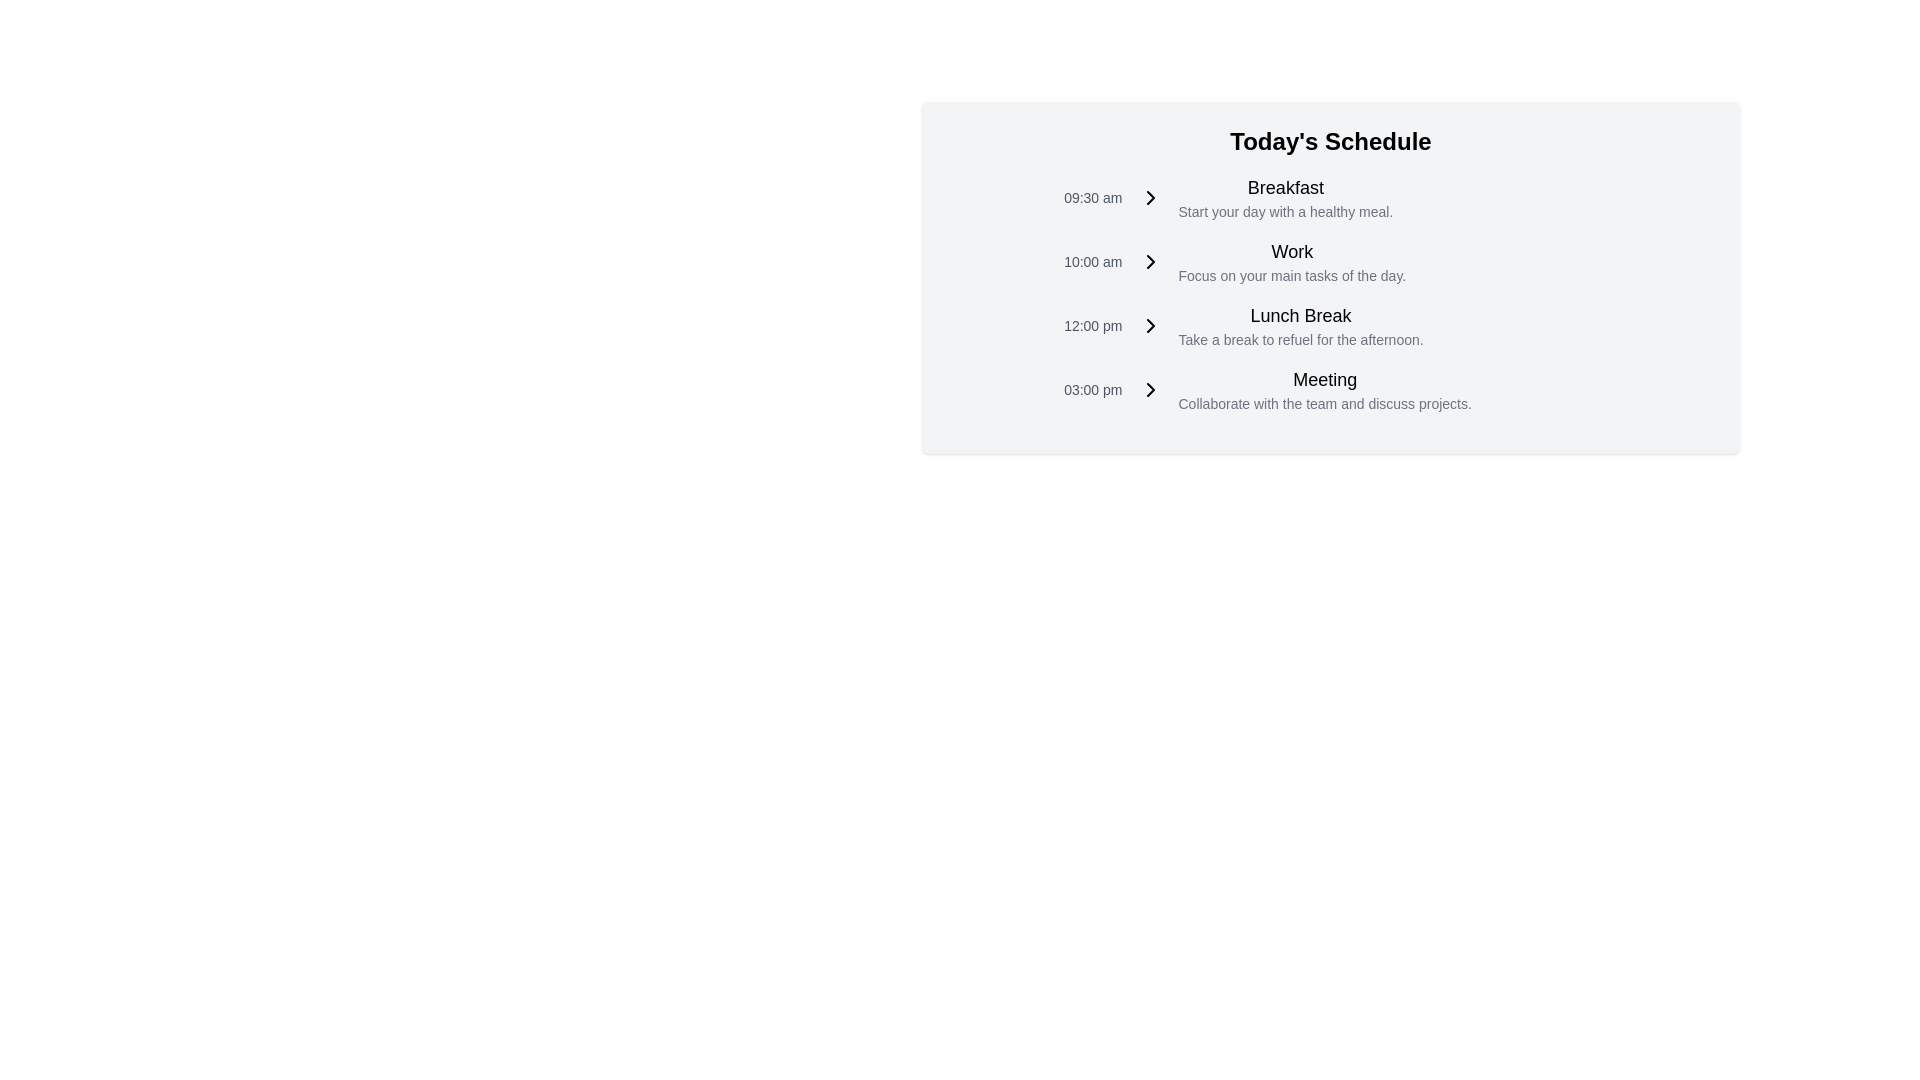 The height and width of the screenshot is (1080, 1920). What do you see at coordinates (1292, 276) in the screenshot?
I see `the Text Label that provides a description associated with the 'Work' event in the 'Today's Schedule' section, located below the 'Work' title` at bounding box center [1292, 276].